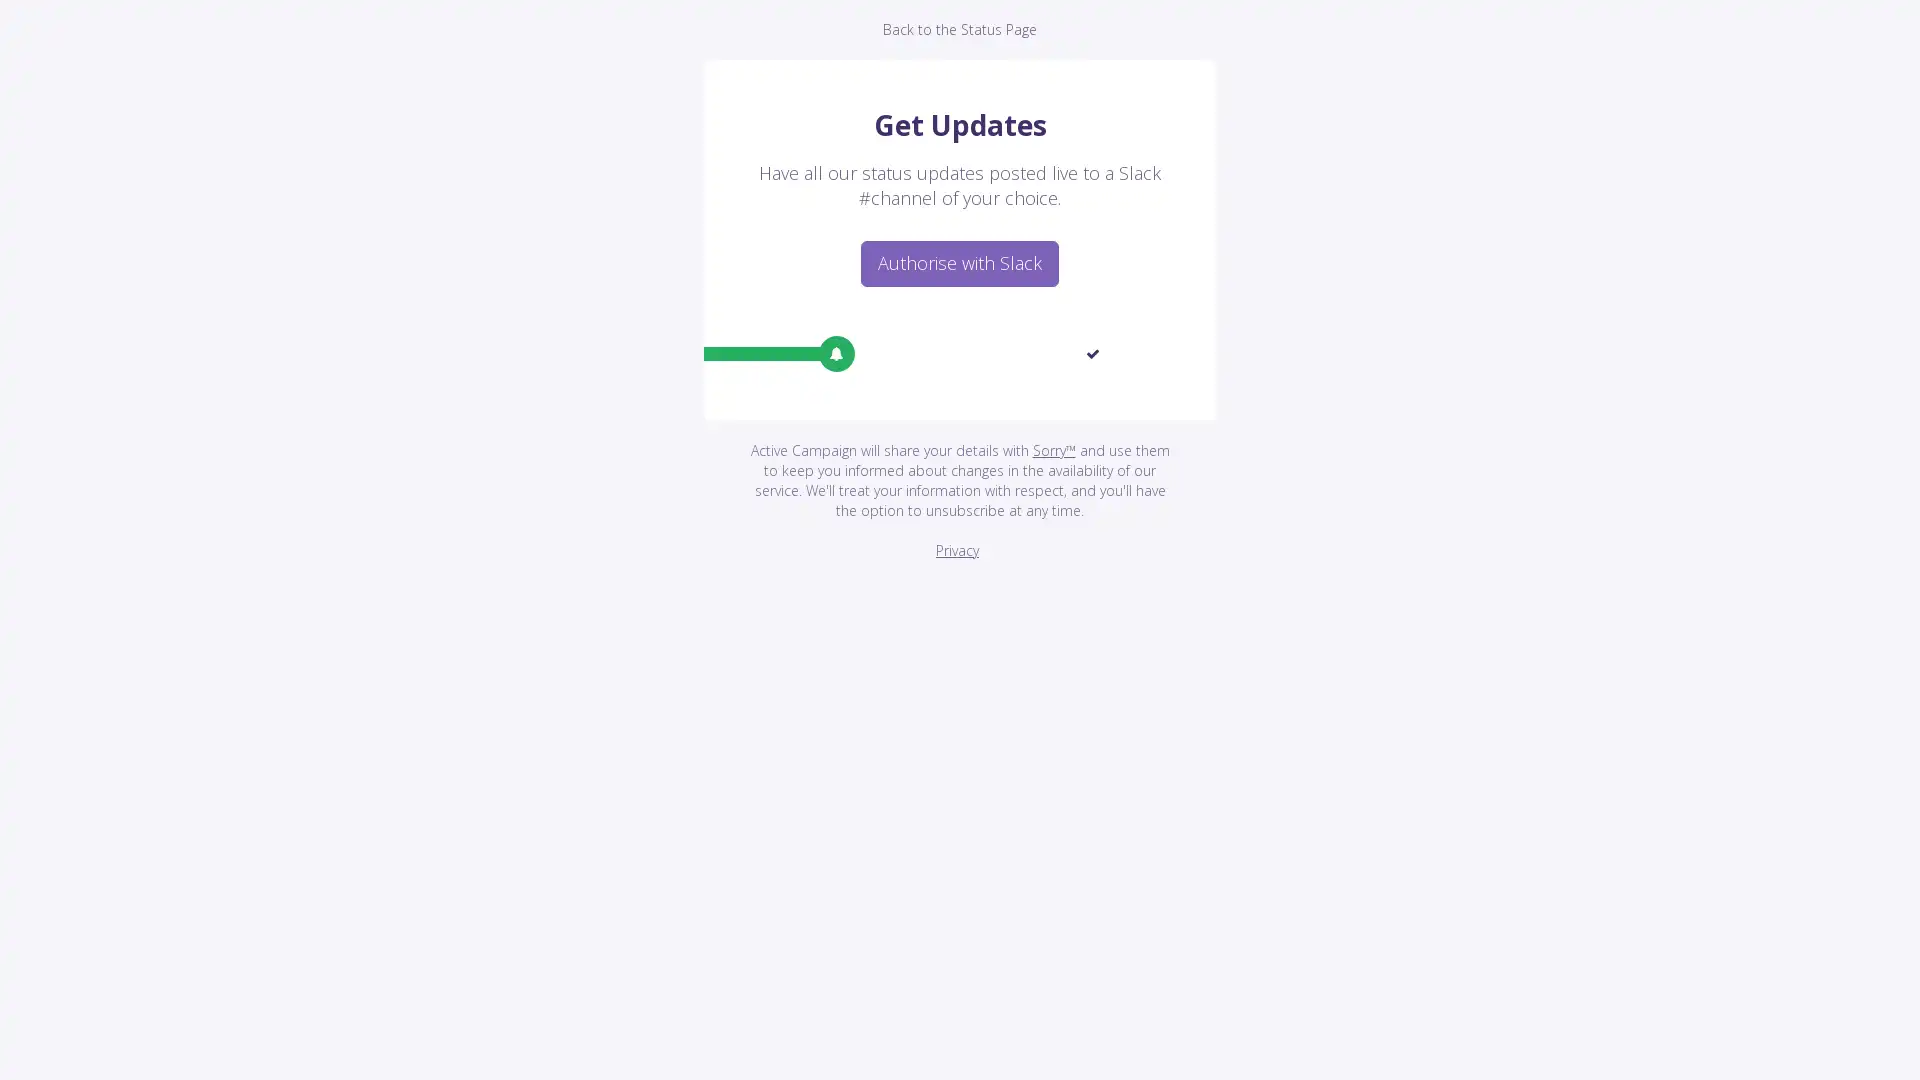 This screenshot has height=1080, width=1920. Describe the element at coordinates (960, 262) in the screenshot. I see `Authorise with Slack` at that location.